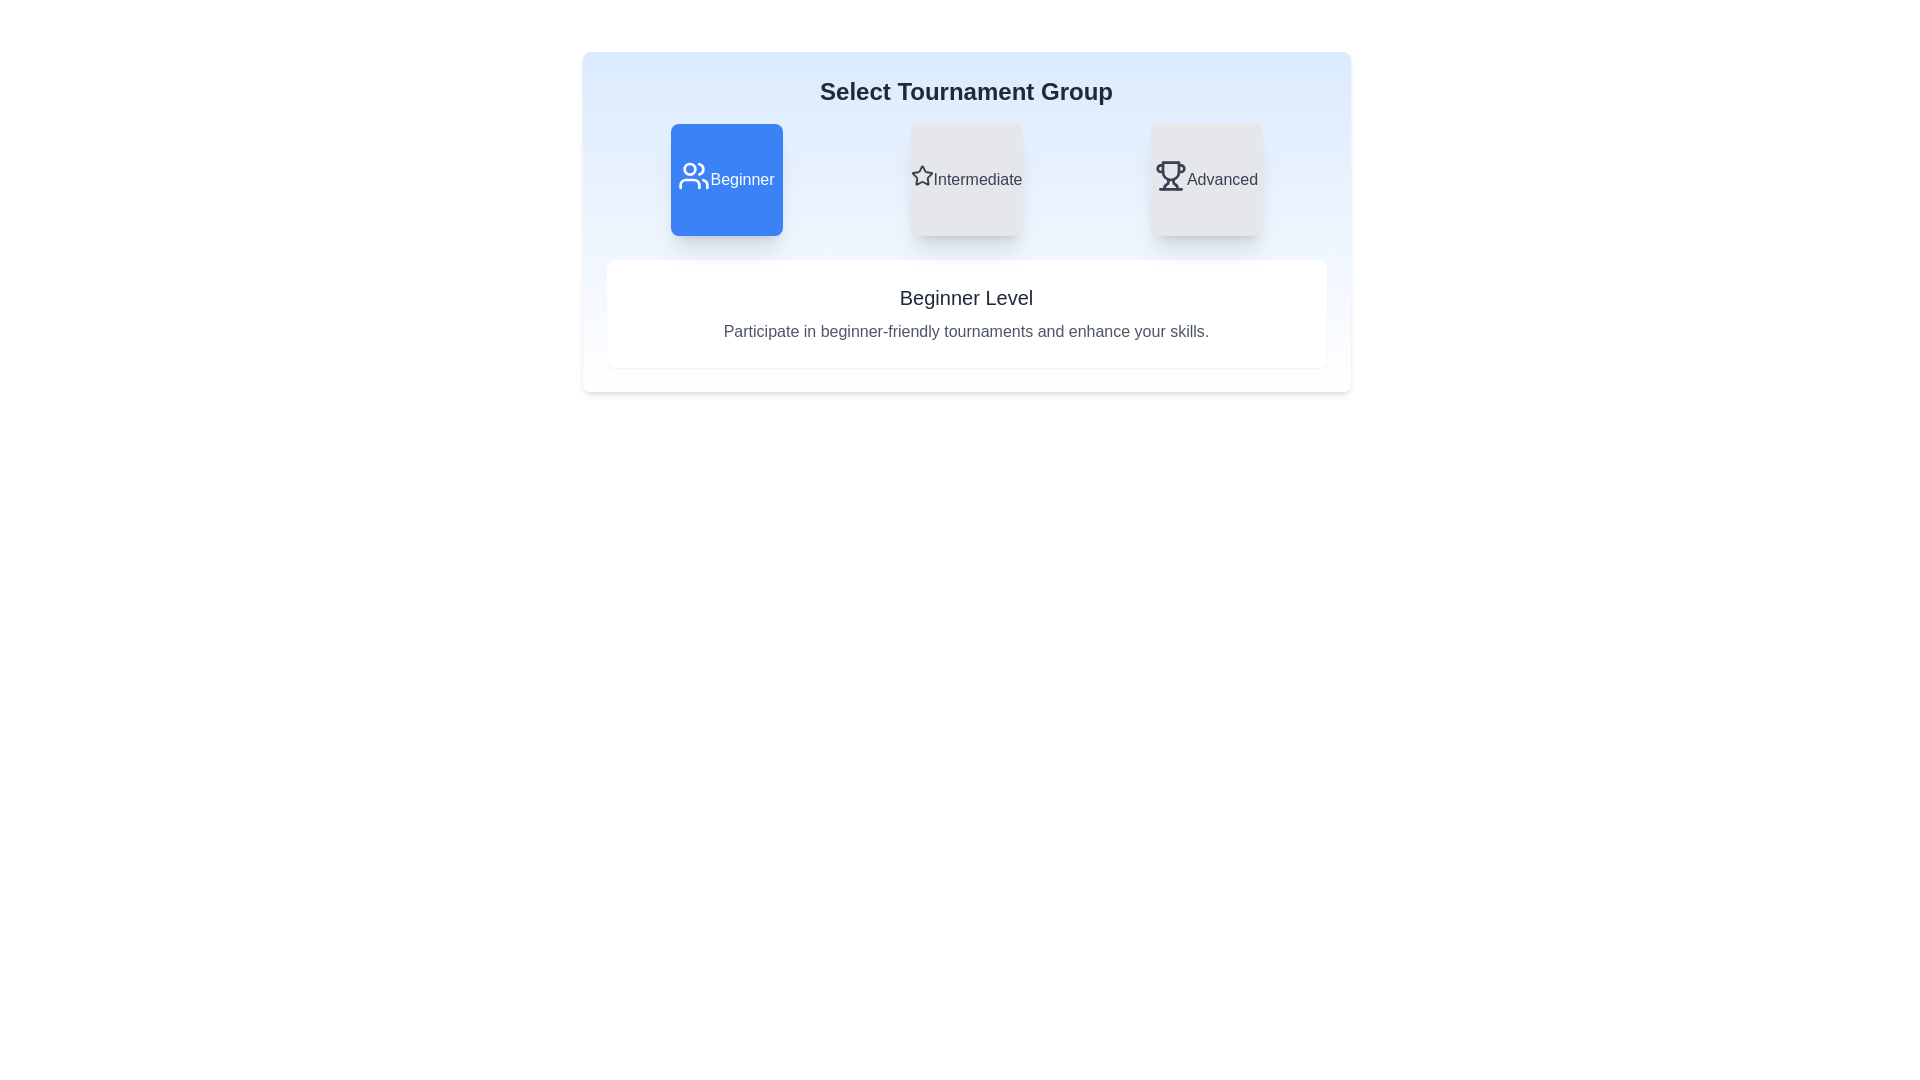 This screenshot has width=1920, height=1080. Describe the element at coordinates (690, 168) in the screenshot. I see `the Decorative Circle, a small circular dot located in the upper left section of the group icon` at that location.